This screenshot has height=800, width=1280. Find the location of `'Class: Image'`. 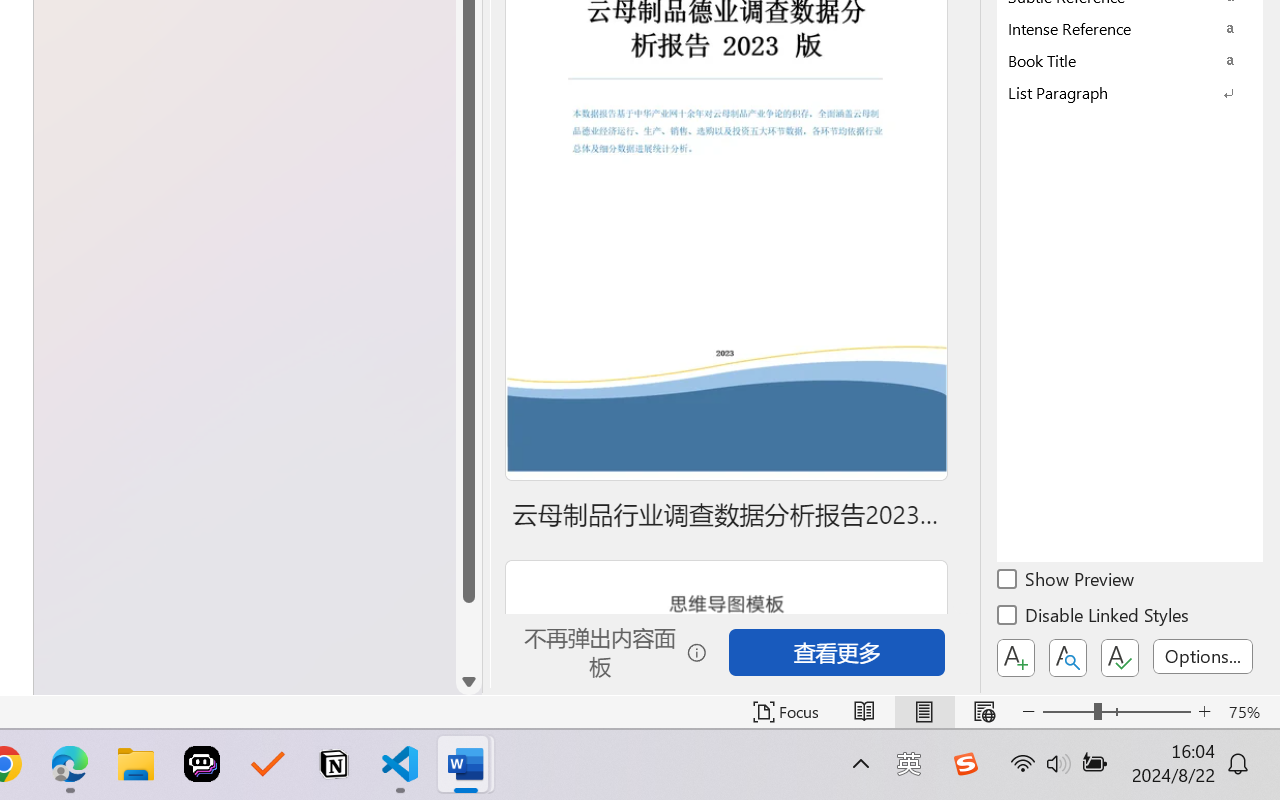

'Class: Image' is located at coordinates (965, 764).